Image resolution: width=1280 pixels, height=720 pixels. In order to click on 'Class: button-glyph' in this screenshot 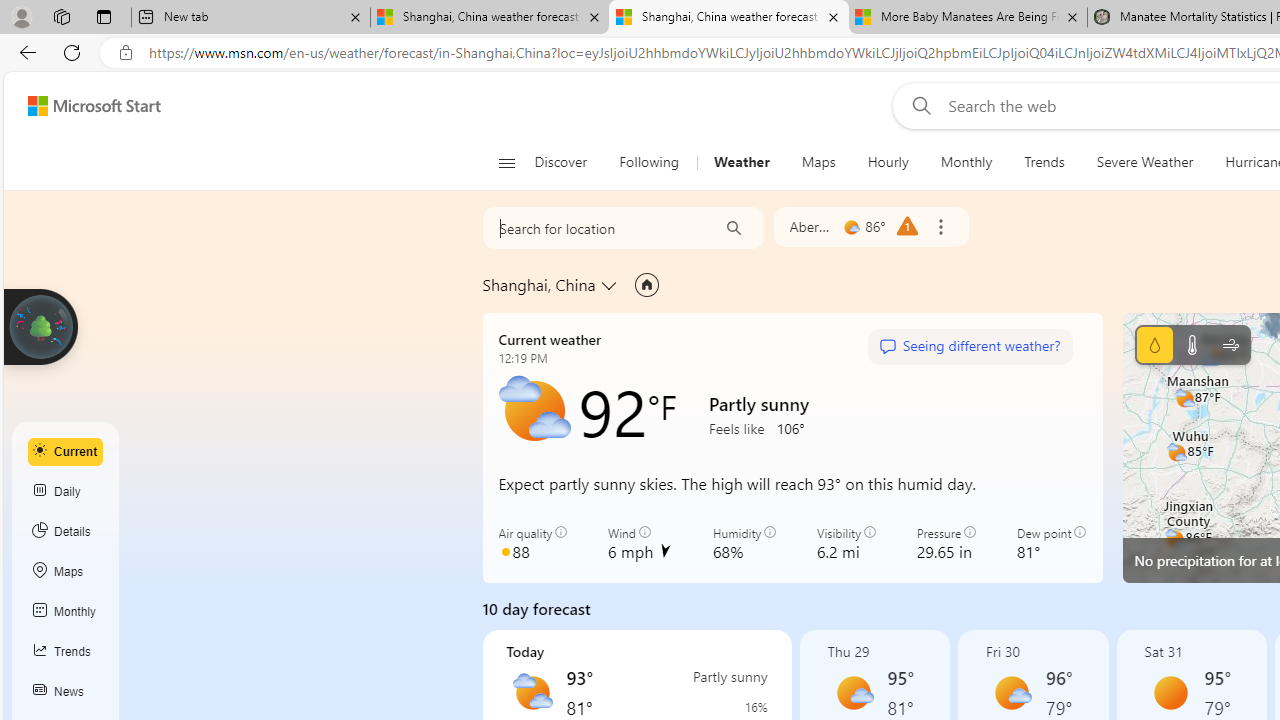, I will do `click(506, 162)`.